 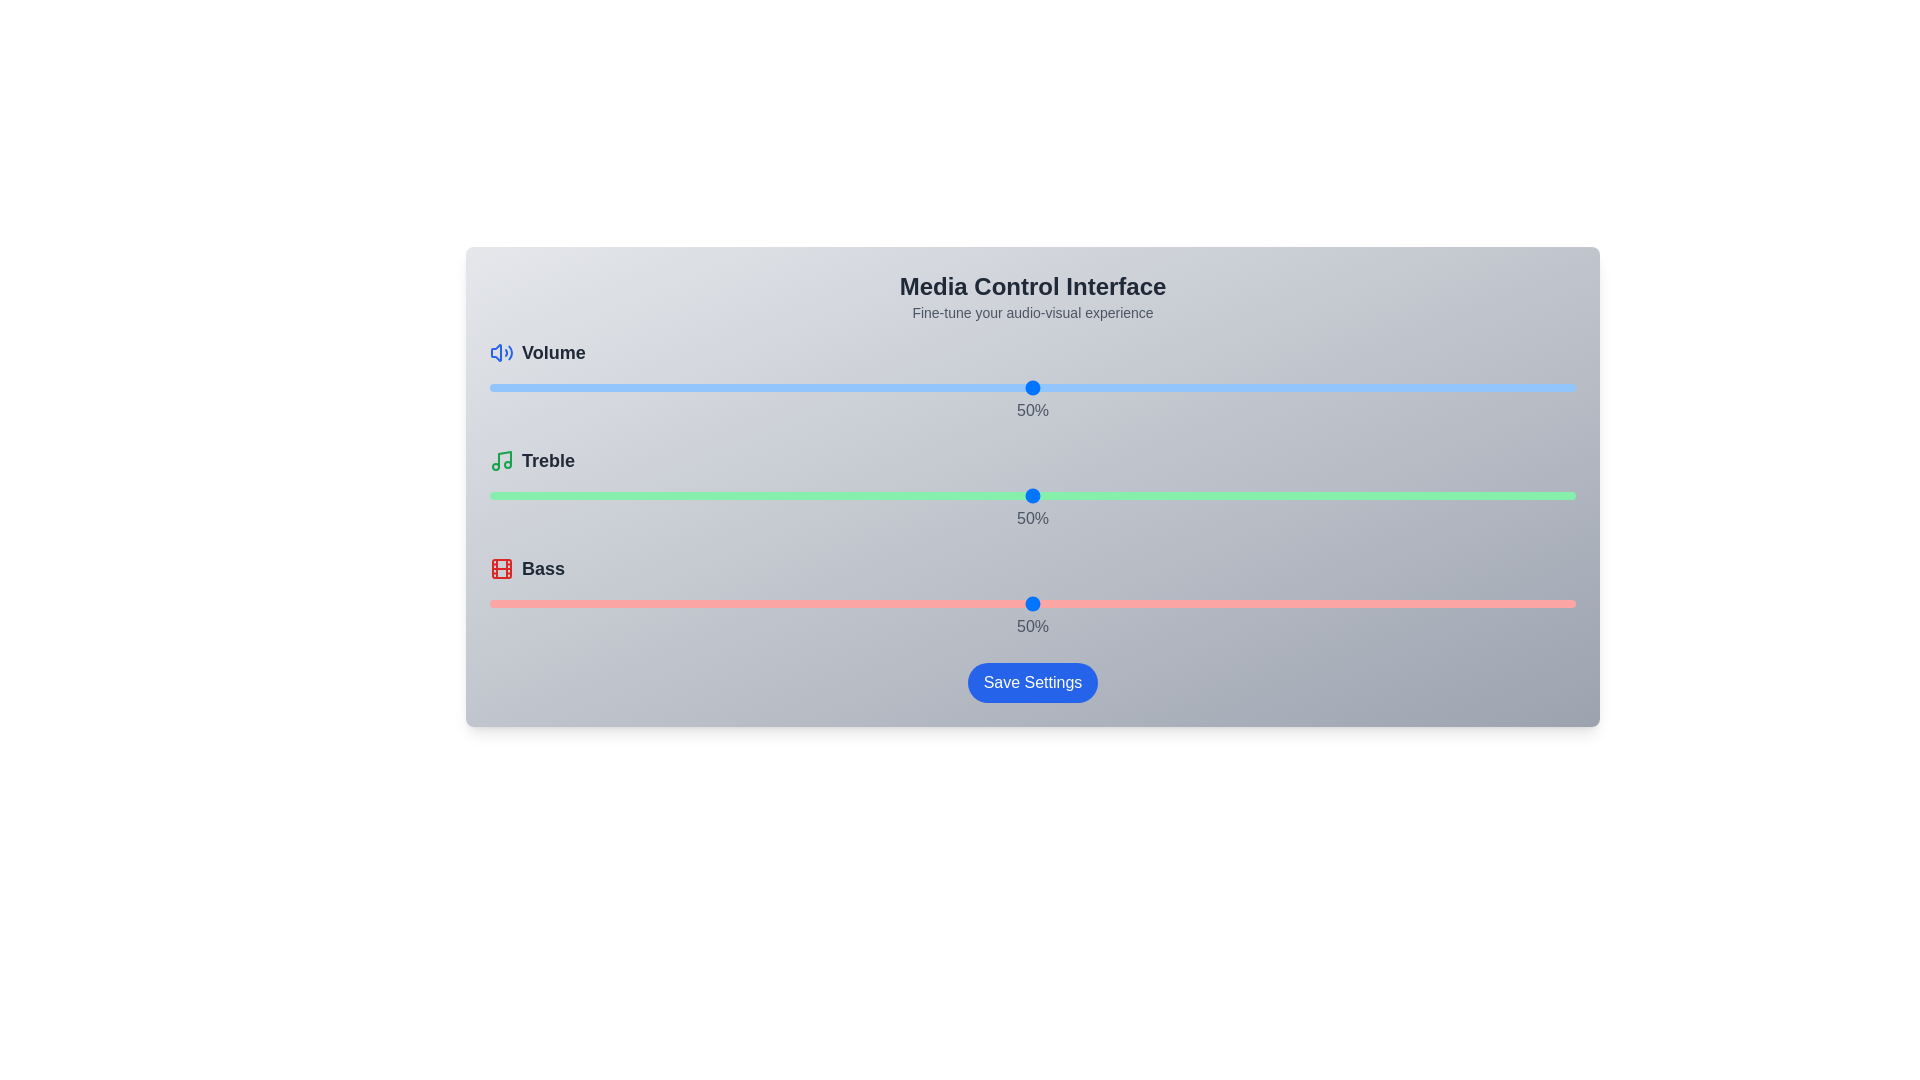 I want to click on the slider value, so click(x=565, y=495).